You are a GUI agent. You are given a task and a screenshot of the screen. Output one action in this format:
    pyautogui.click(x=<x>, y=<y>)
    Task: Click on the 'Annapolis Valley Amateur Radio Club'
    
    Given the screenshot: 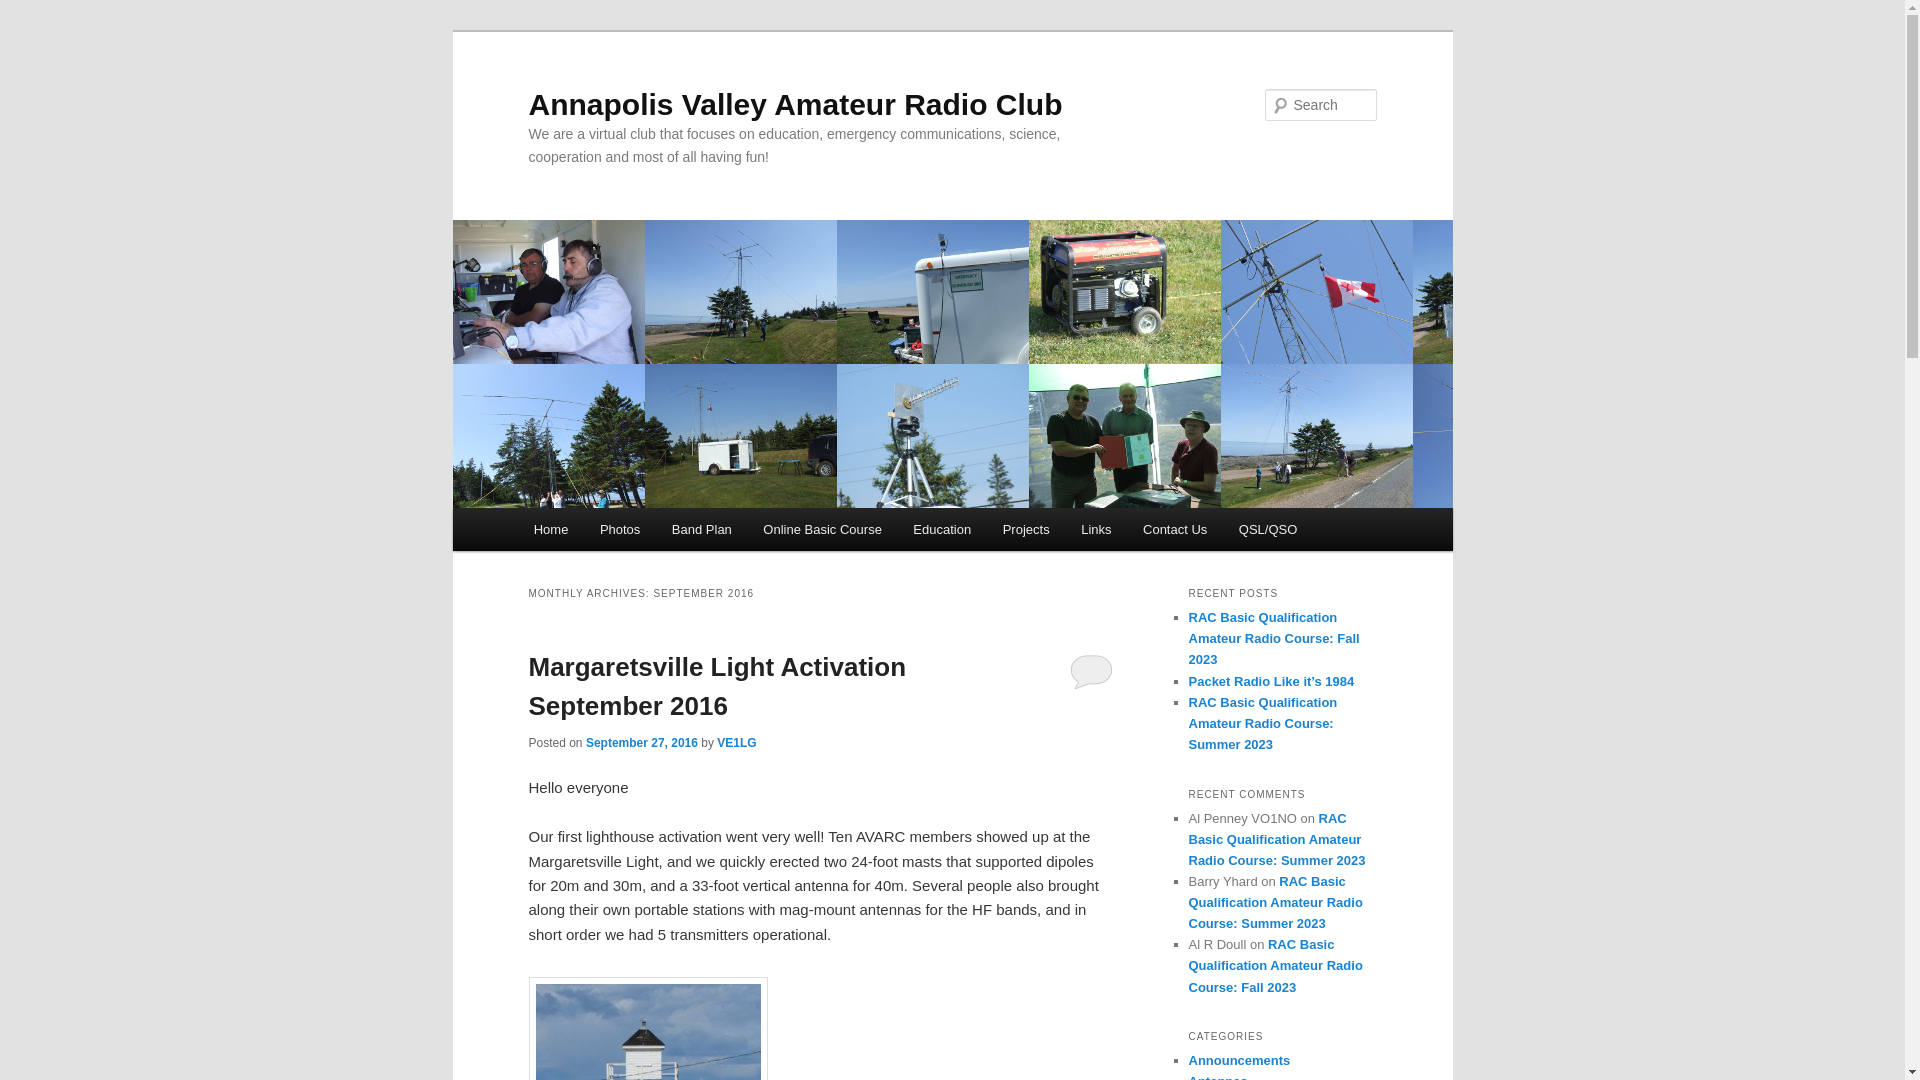 What is the action you would take?
    pyautogui.click(x=794, y=104)
    